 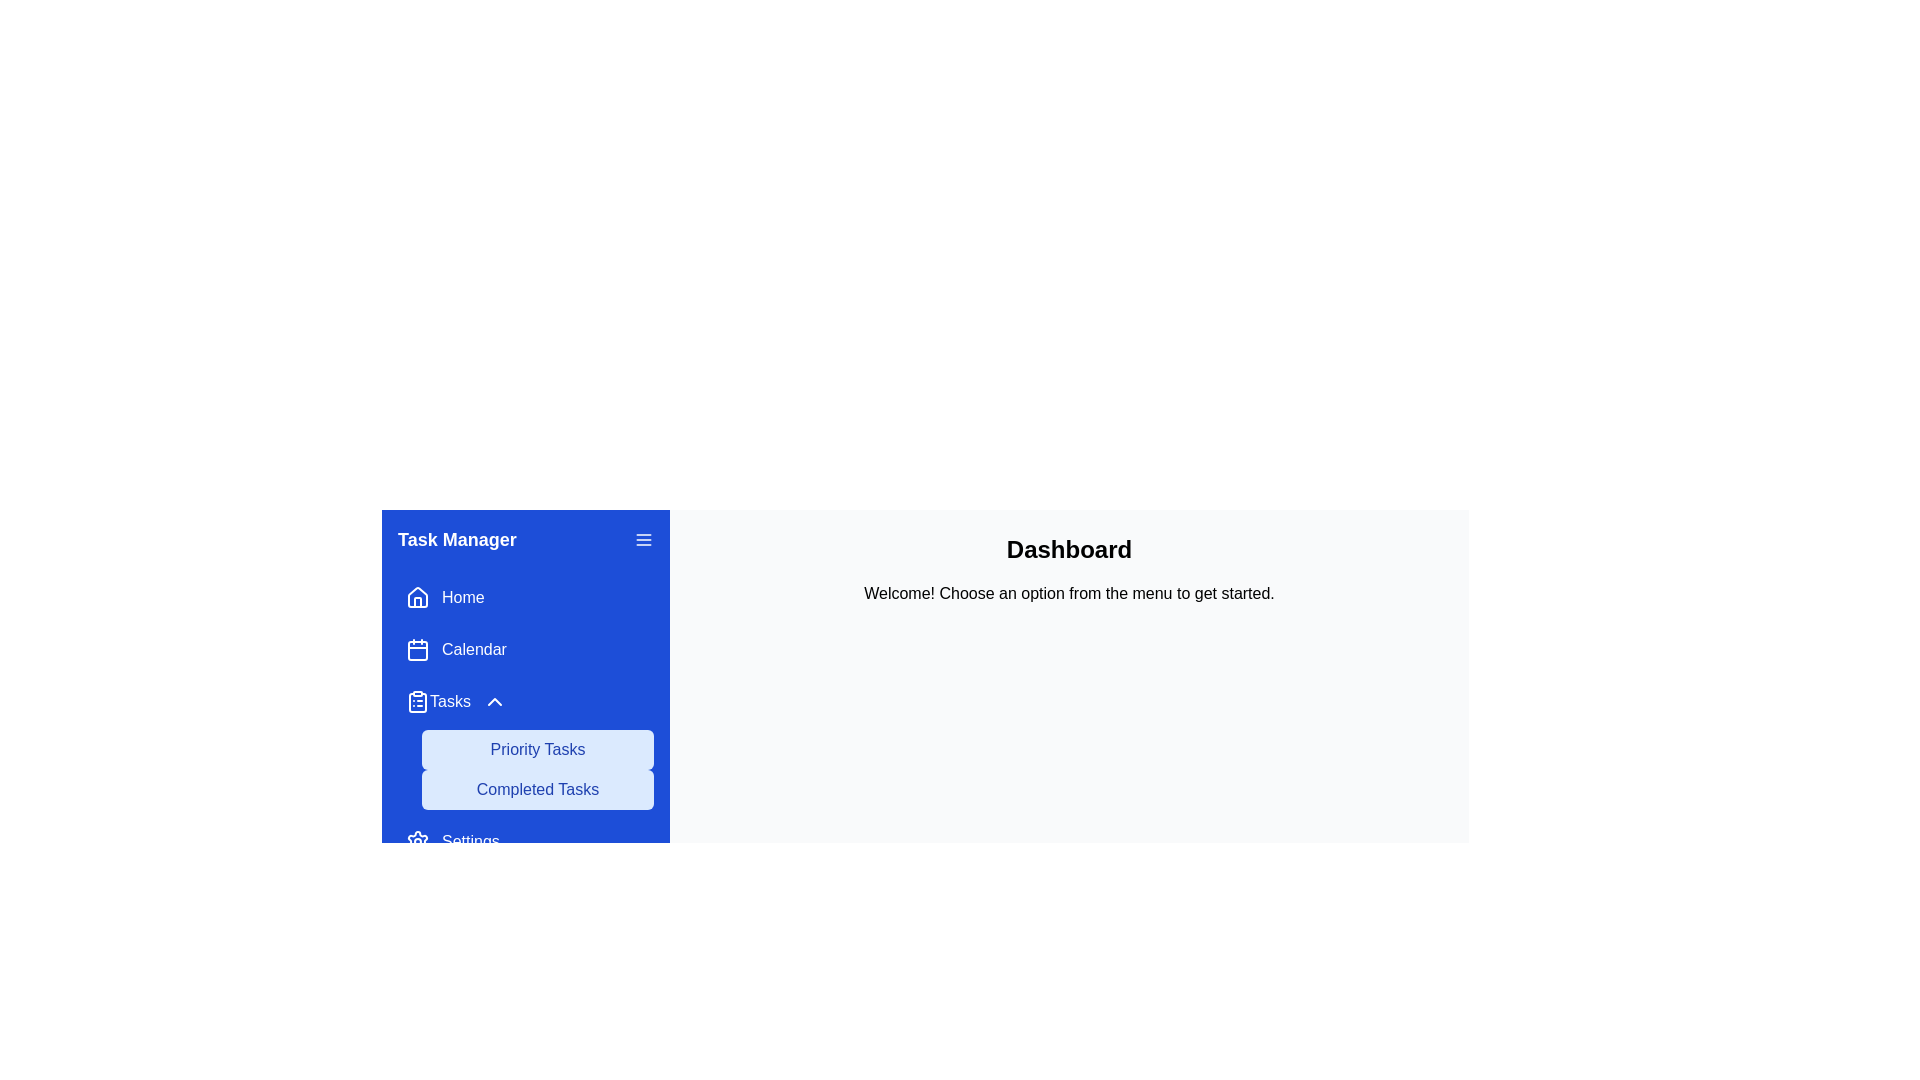 I want to click on the settings icon located in the lower section of the left-hand side menu panel, below the 'Tasks' menu option, so click(x=416, y=841).